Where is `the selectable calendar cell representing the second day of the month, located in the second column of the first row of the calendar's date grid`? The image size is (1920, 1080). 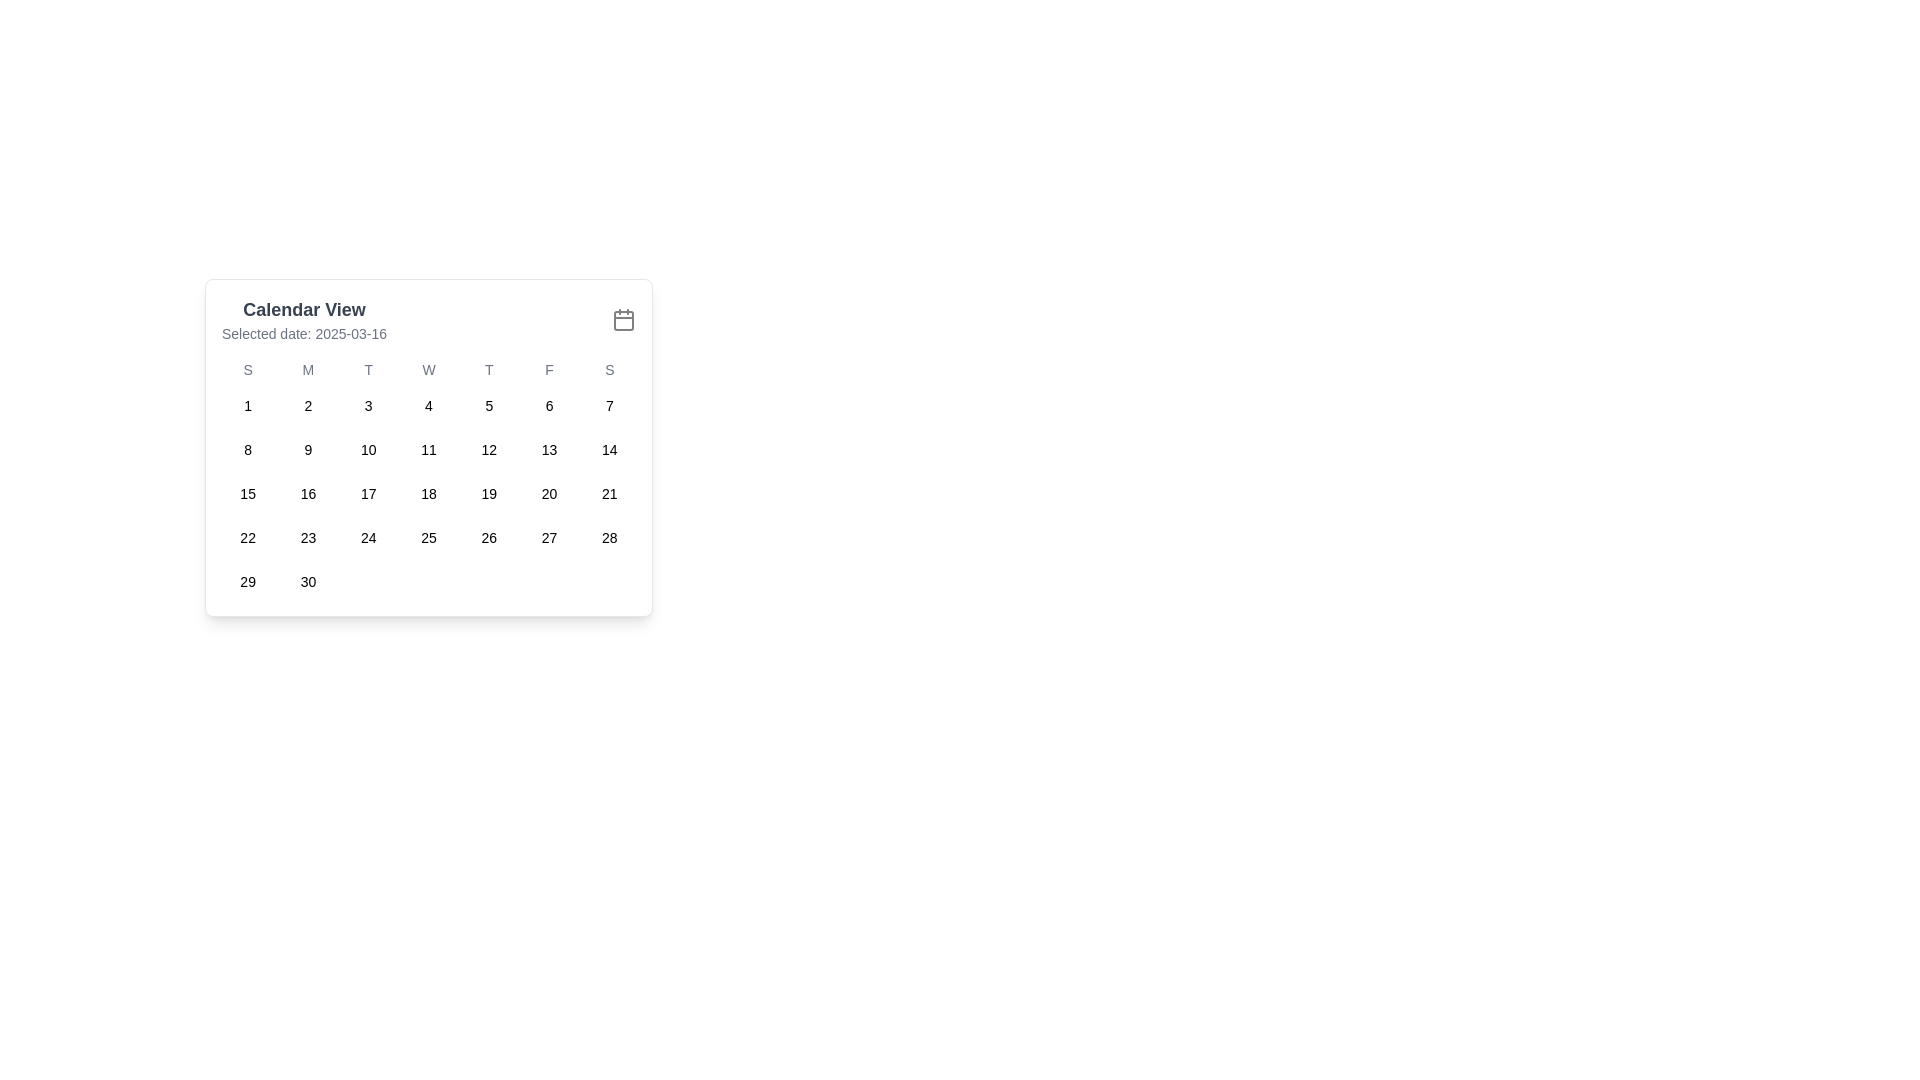
the selectable calendar cell representing the second day of the month, located in the second column of the first row of the calendar's date grid is located at coordinates (307, 405).